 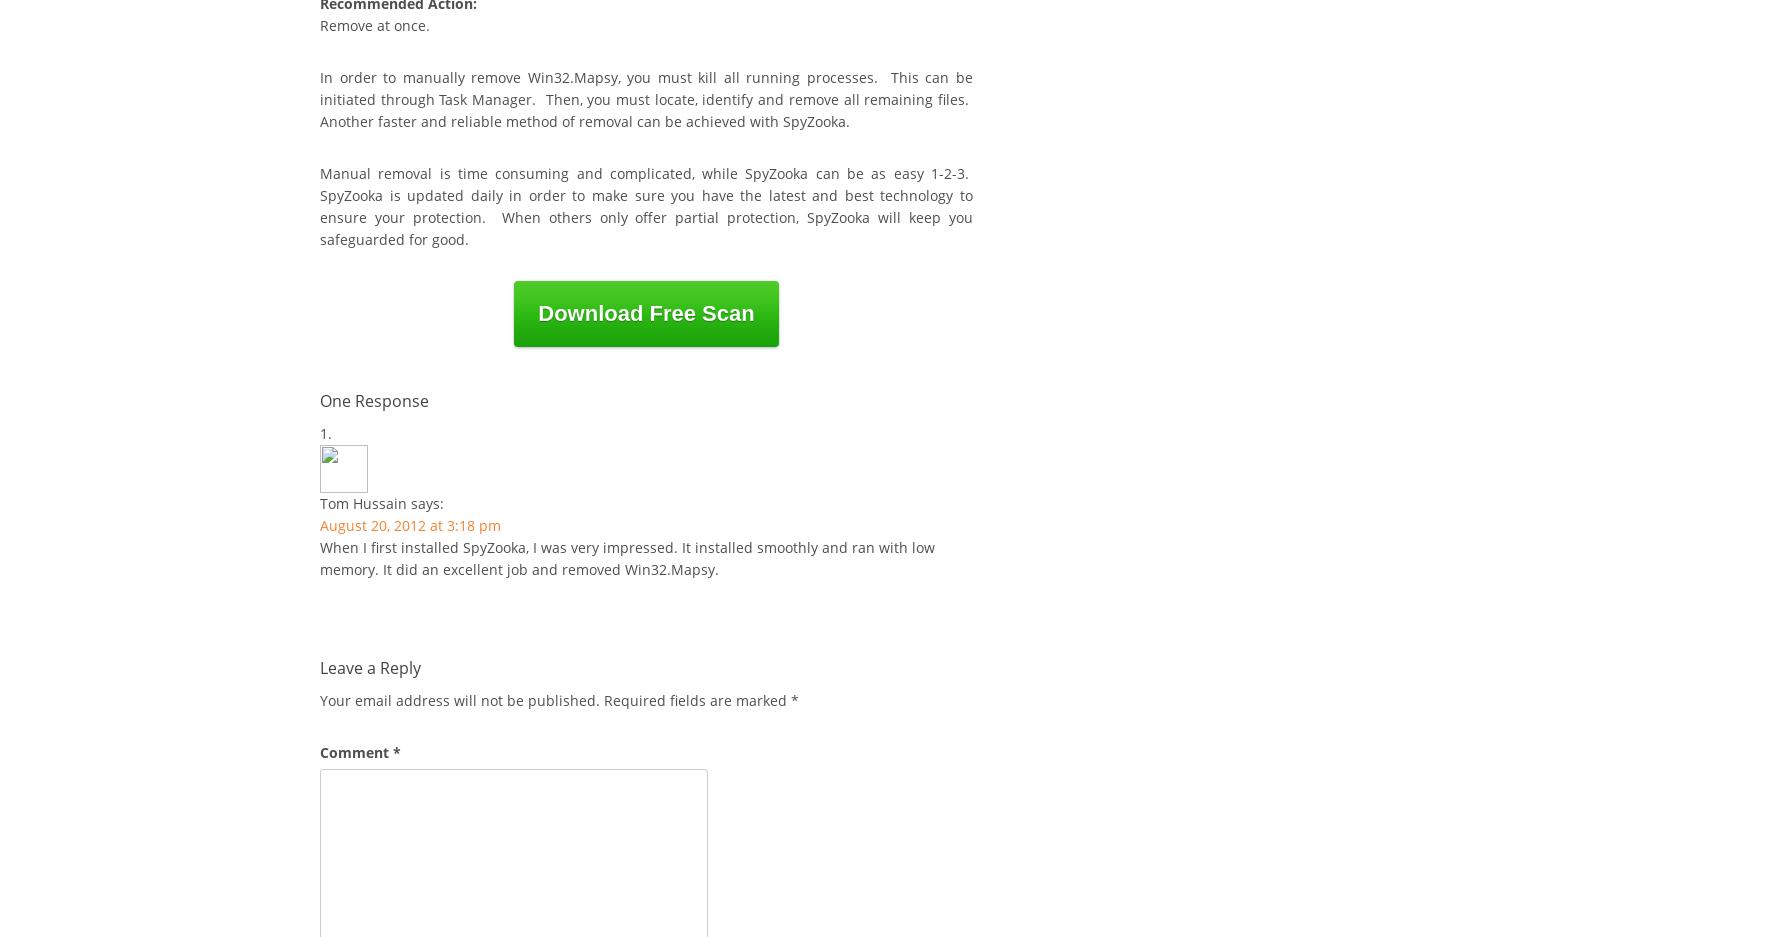 What do you see at coordinates (646, 98) in the screenshot?
I see `'In order to manually remove Win32.Mapsy, you must kill all running processes.  This can be initiated through Task Manager.  Then, you must locate, identify and remove all remaining files.  Another faster and reliable method of removal can be achieved with SpyZooka.'` at bounding box center [646, 98].